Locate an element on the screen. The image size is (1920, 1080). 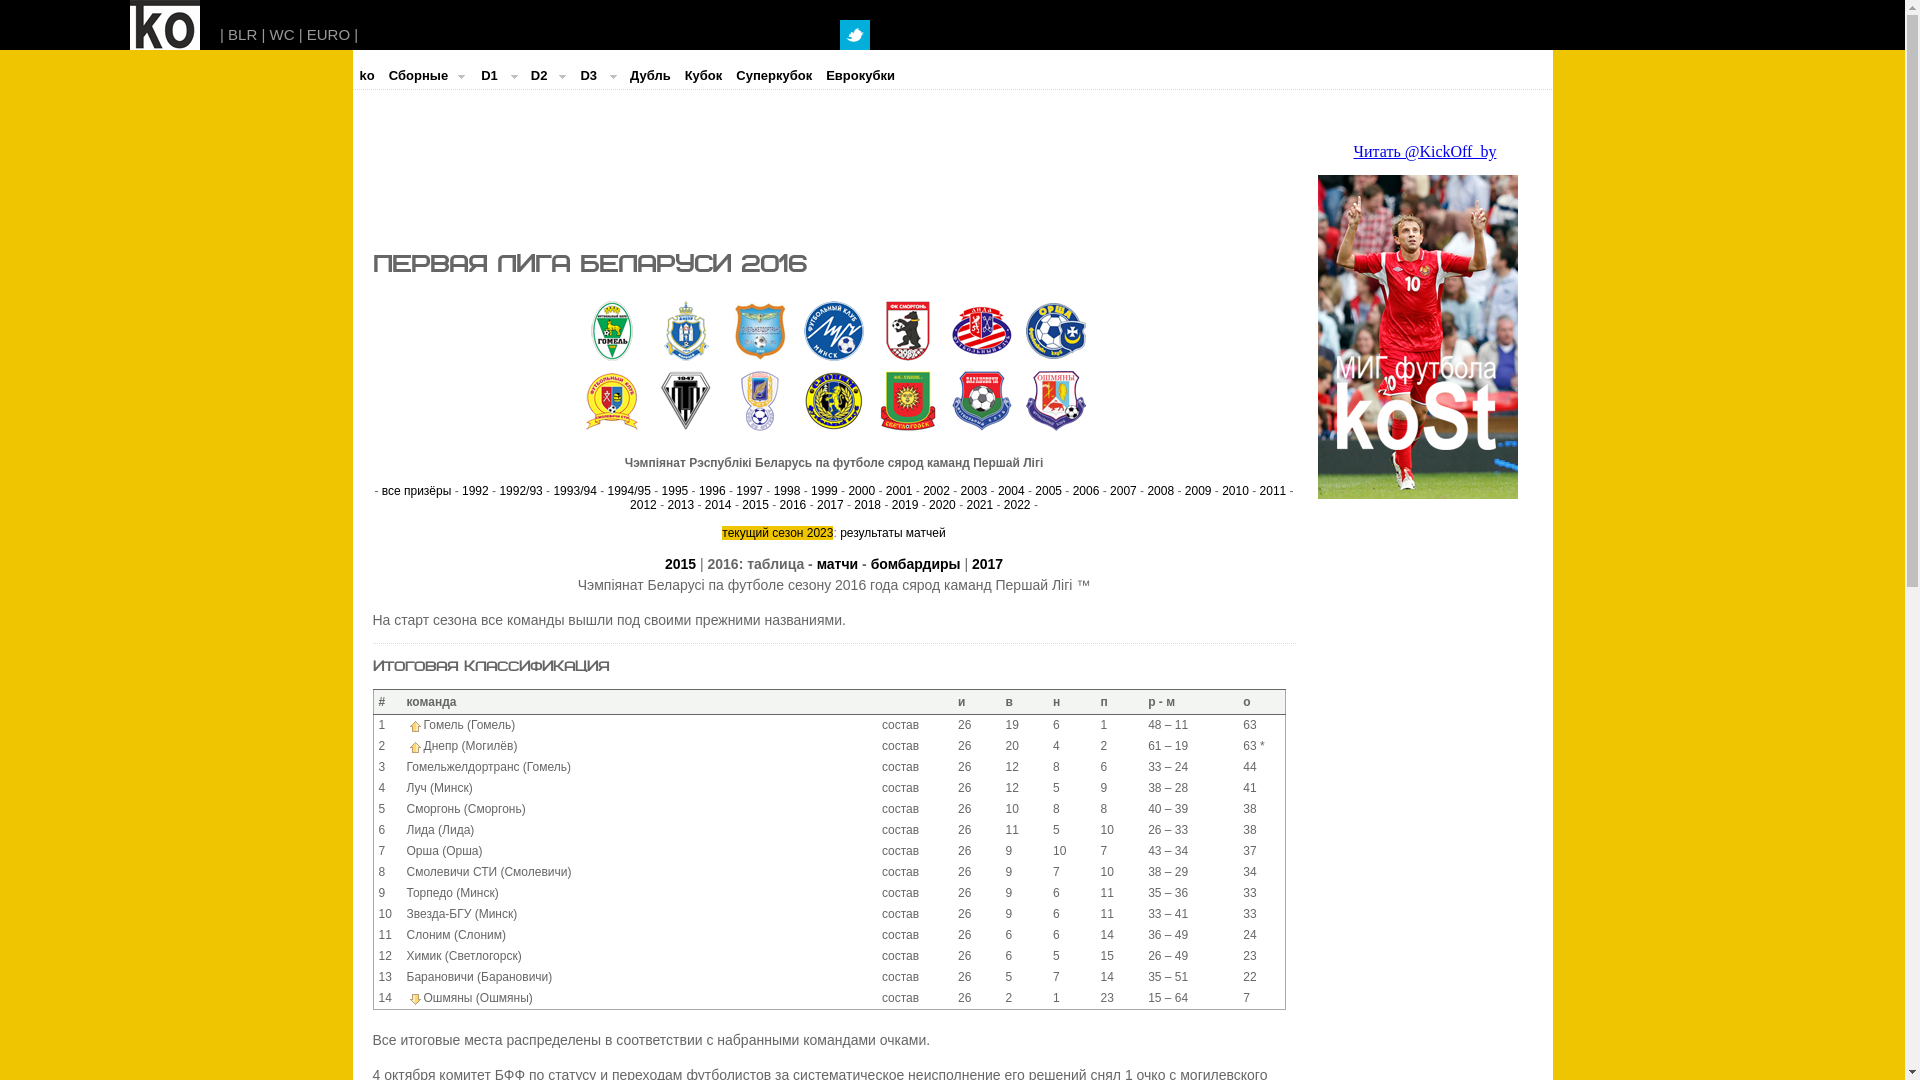
'EURO' is located at coordinates (306, 34).